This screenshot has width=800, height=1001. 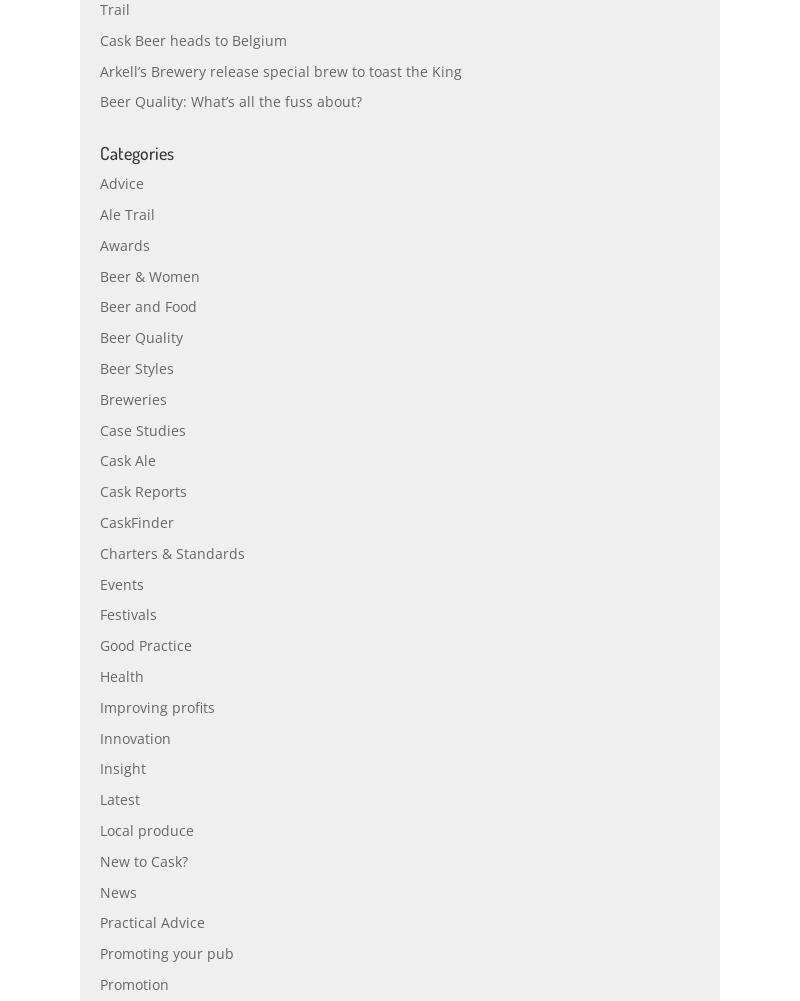 I want to click on 'Beer and Food', so click(x=100, y=350).